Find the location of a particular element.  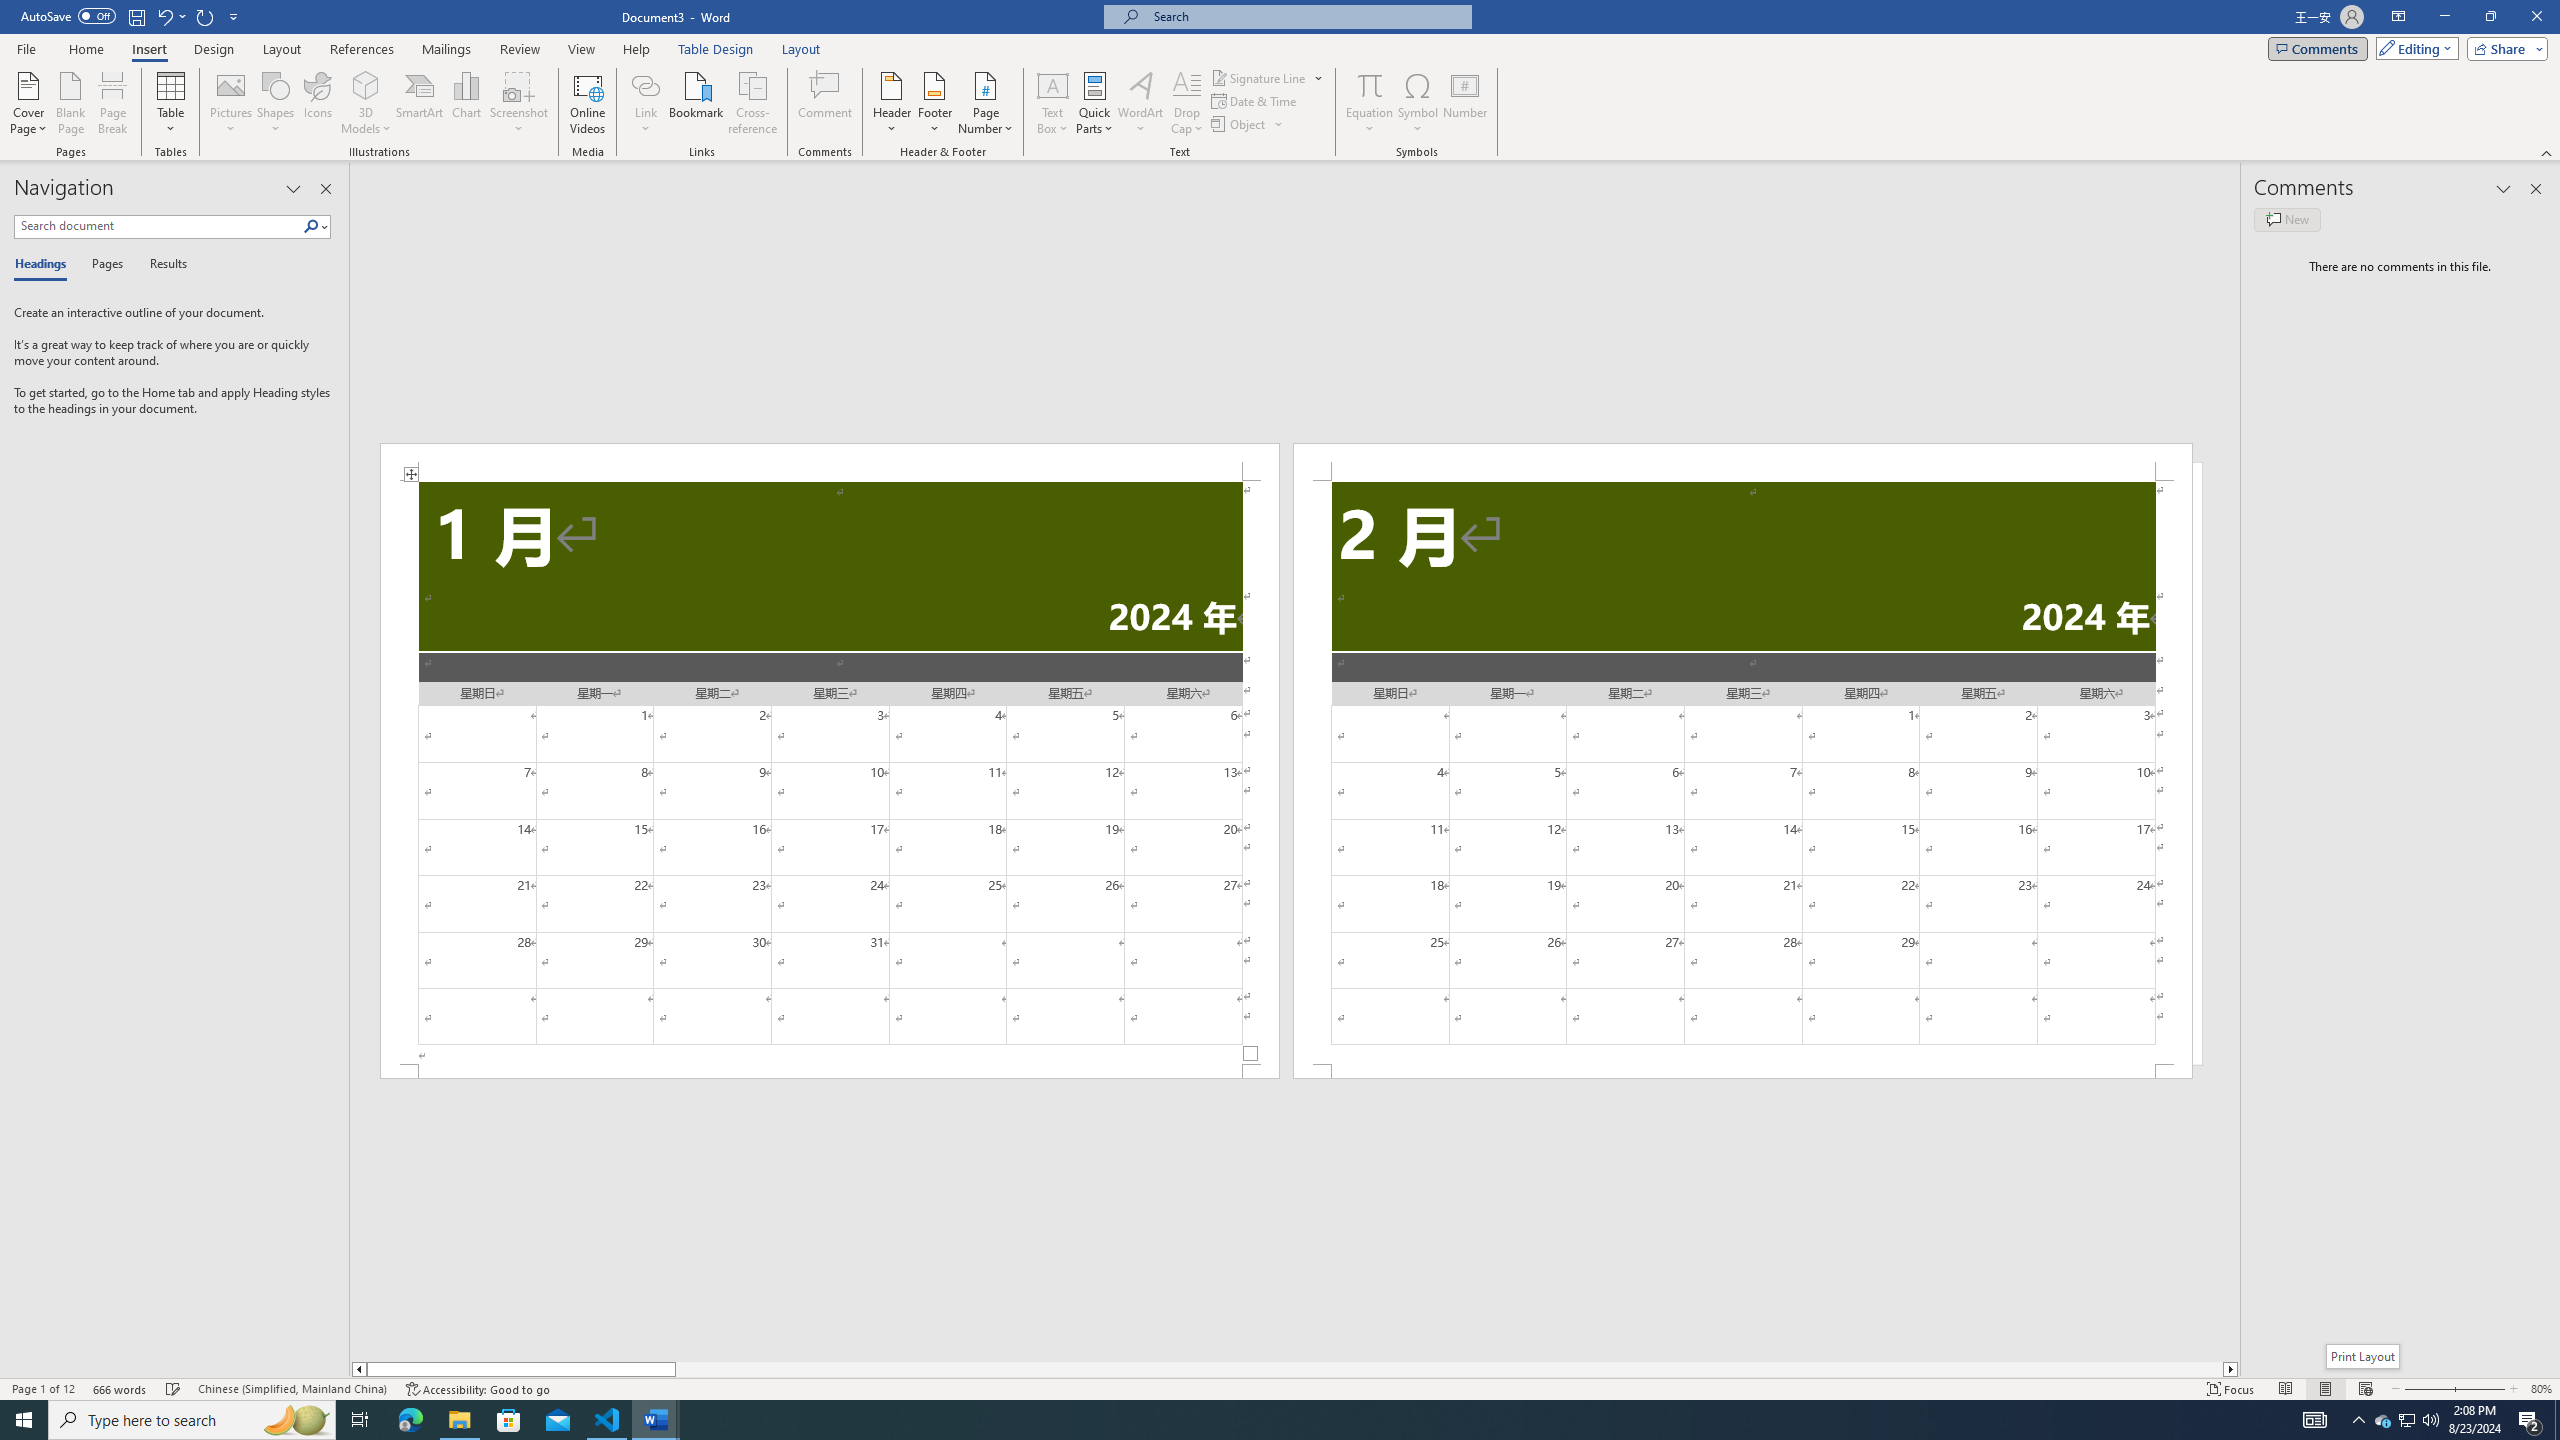

'Footer' is located at coordinates (933, 103).